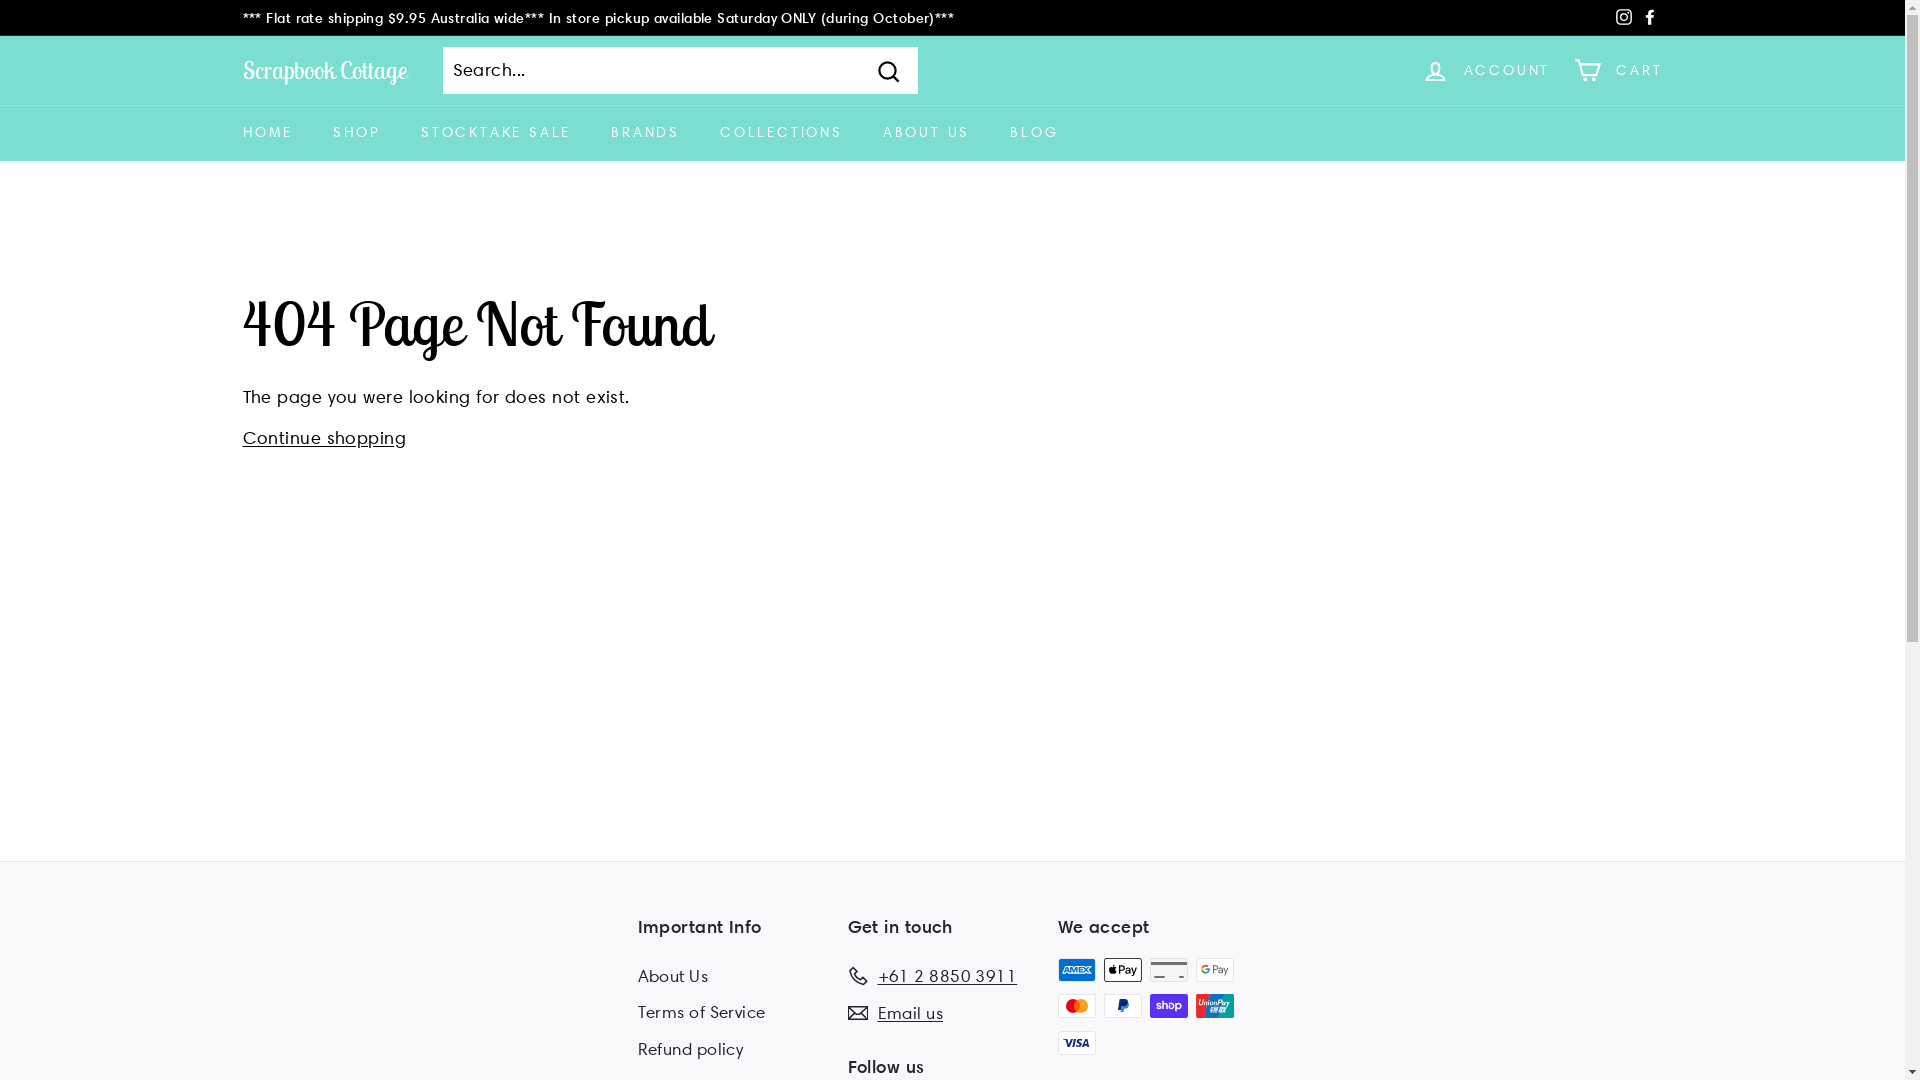 The width and height of the screenshot is (1920, 1080). What do you see at coordinates (931, 975) in the screenshot?
I see `'+61 2 8850 3911'` at bounding box center [931, 975].